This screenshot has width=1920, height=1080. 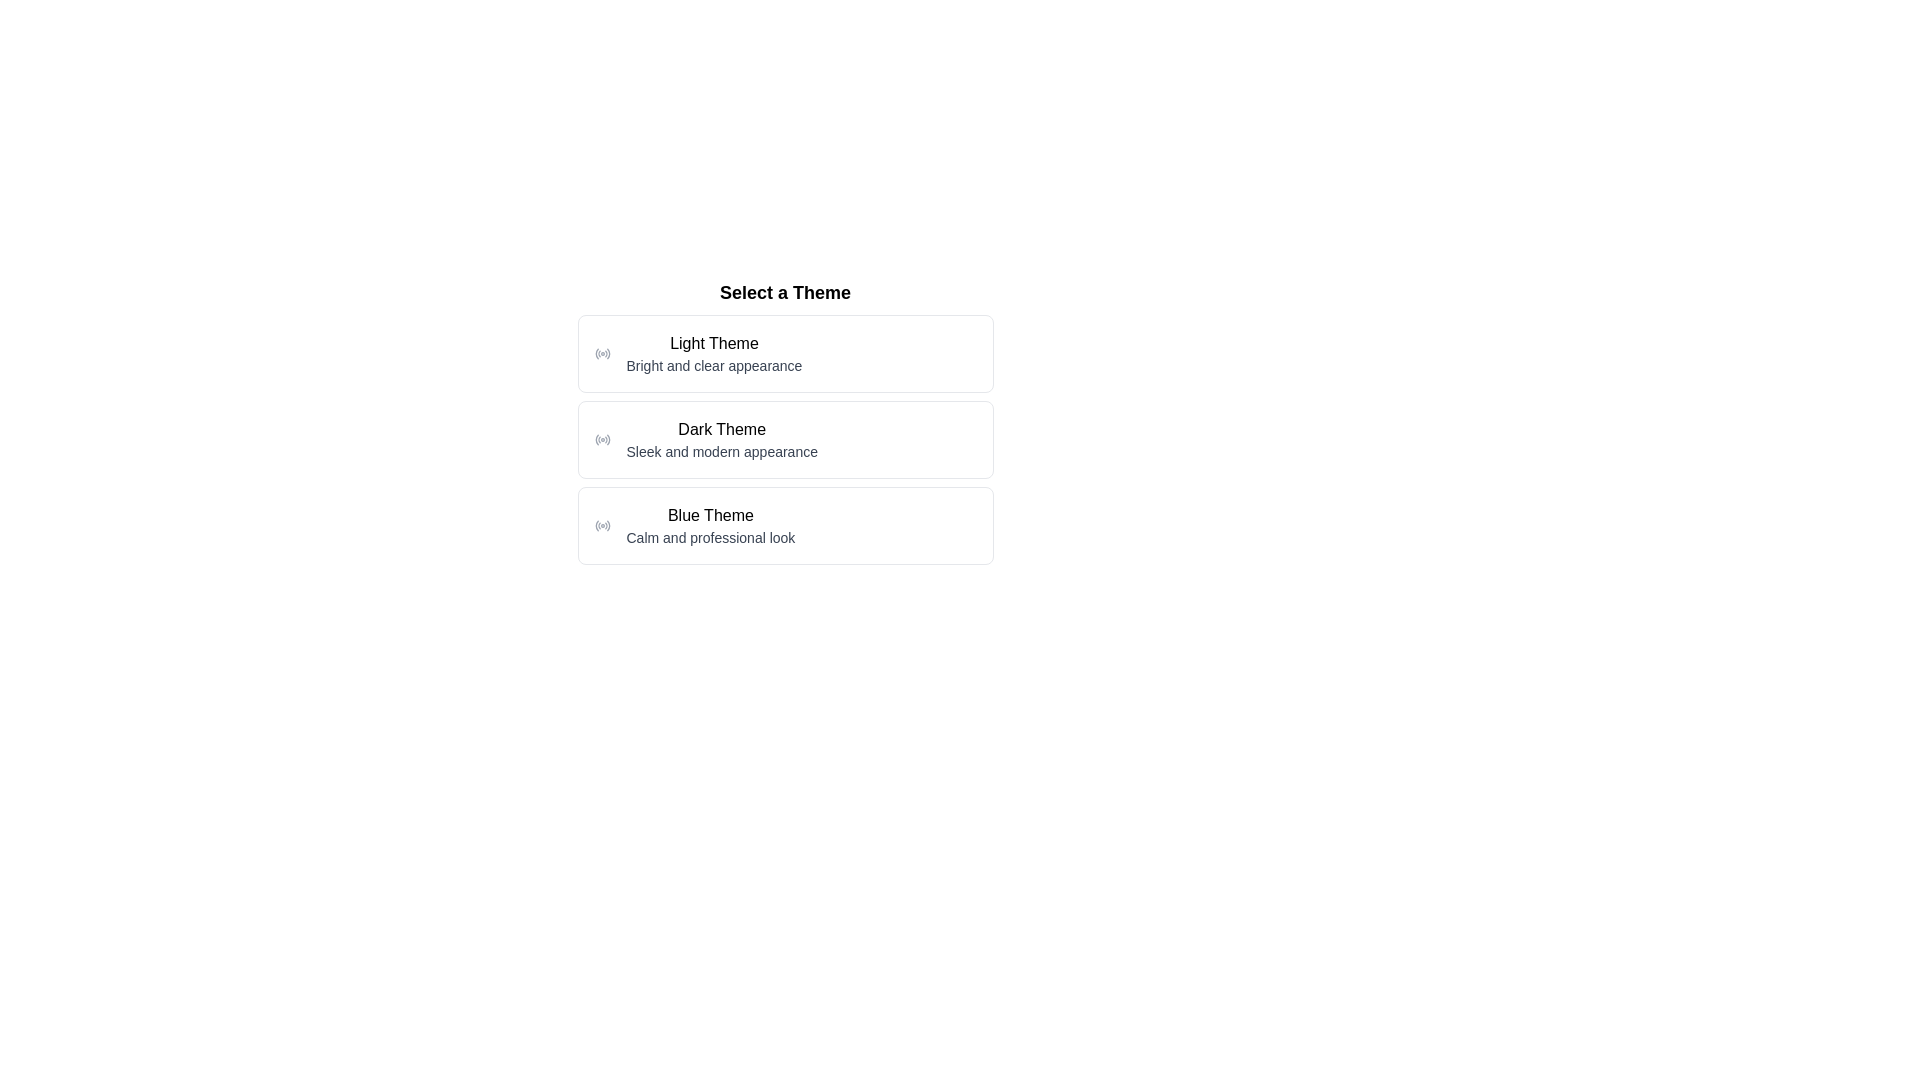 What do you see at coordinates (714, 353) in the screenshot?
I see `the 'Light Theme' text element, which is the first item in the theme selection interface, displaying 'Light Theme' in bold and 'Bright and clear appearance' below it` at bounding box center [714, 353].